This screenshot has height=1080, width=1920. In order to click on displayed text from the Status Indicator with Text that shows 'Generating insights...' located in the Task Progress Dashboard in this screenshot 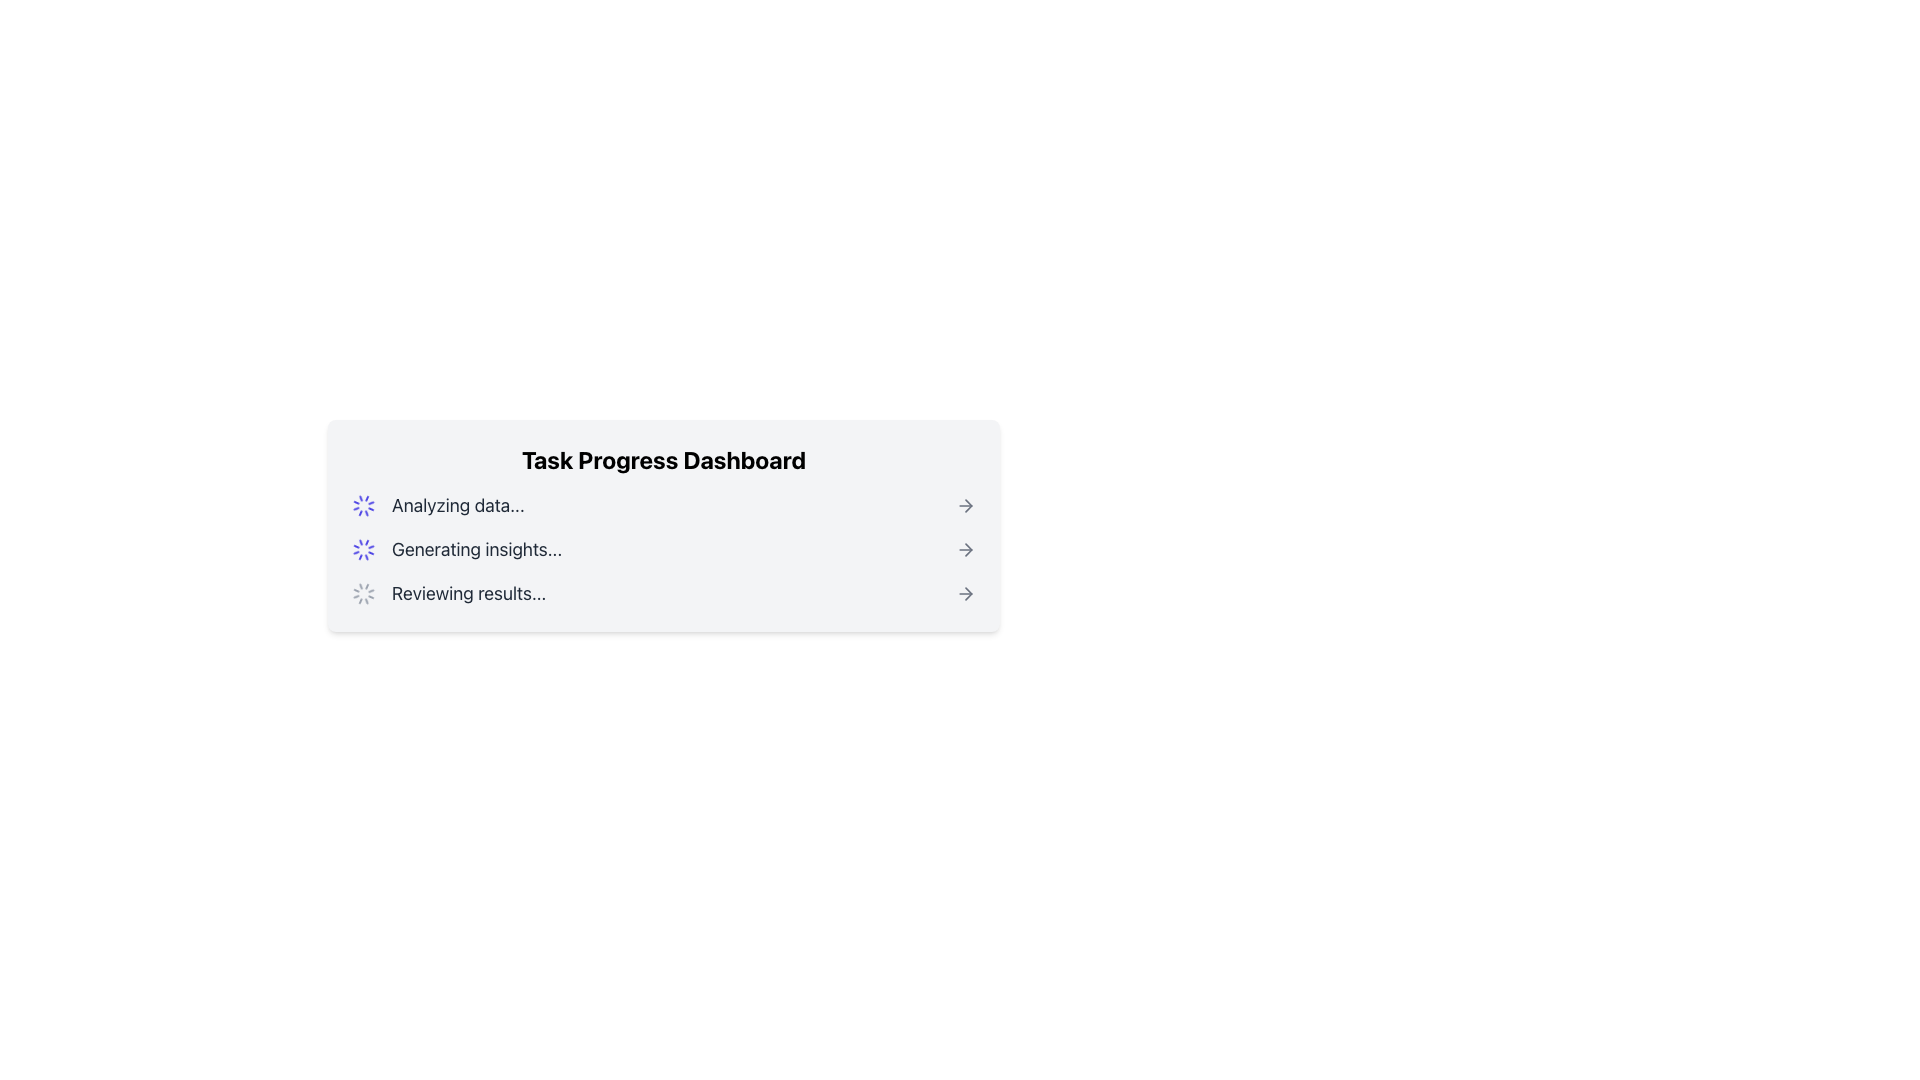, I will do `click(456, 550)`.